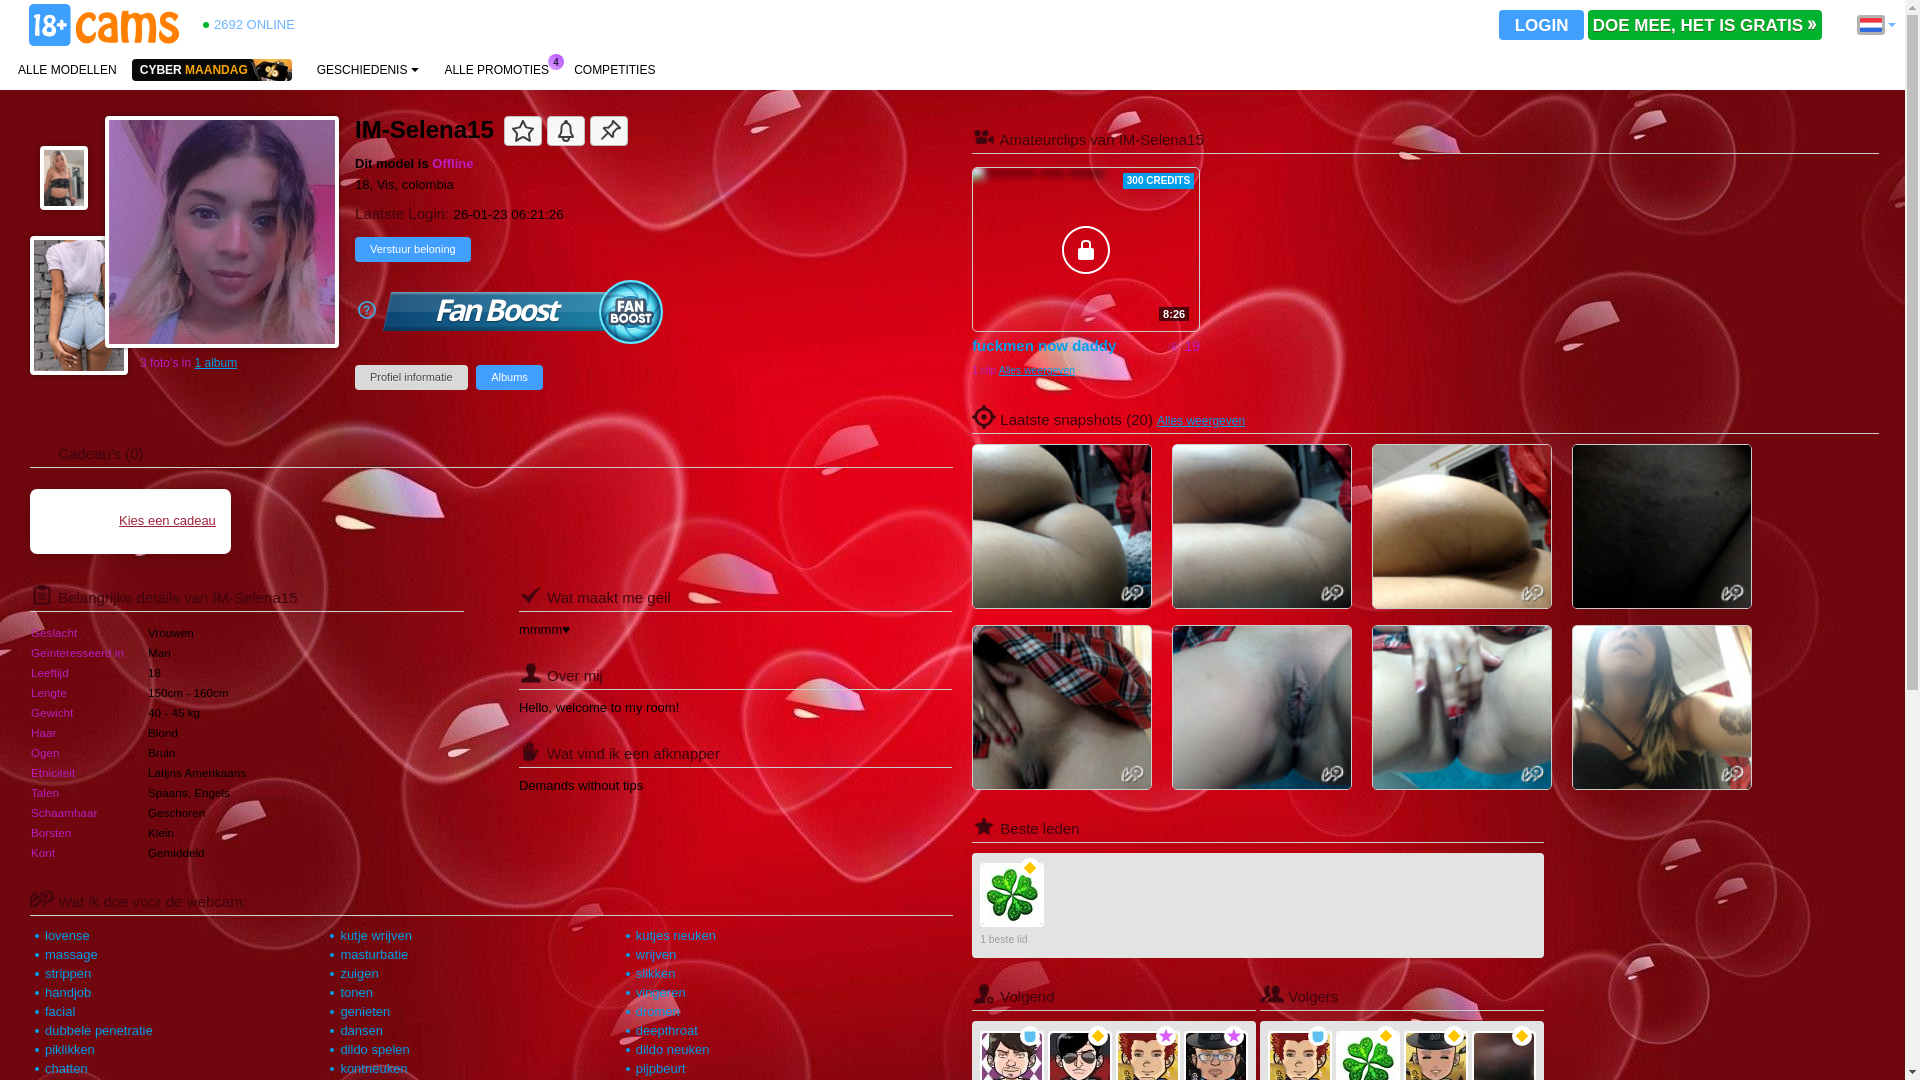  I want to click on 'vingeren', so click(661, 992).